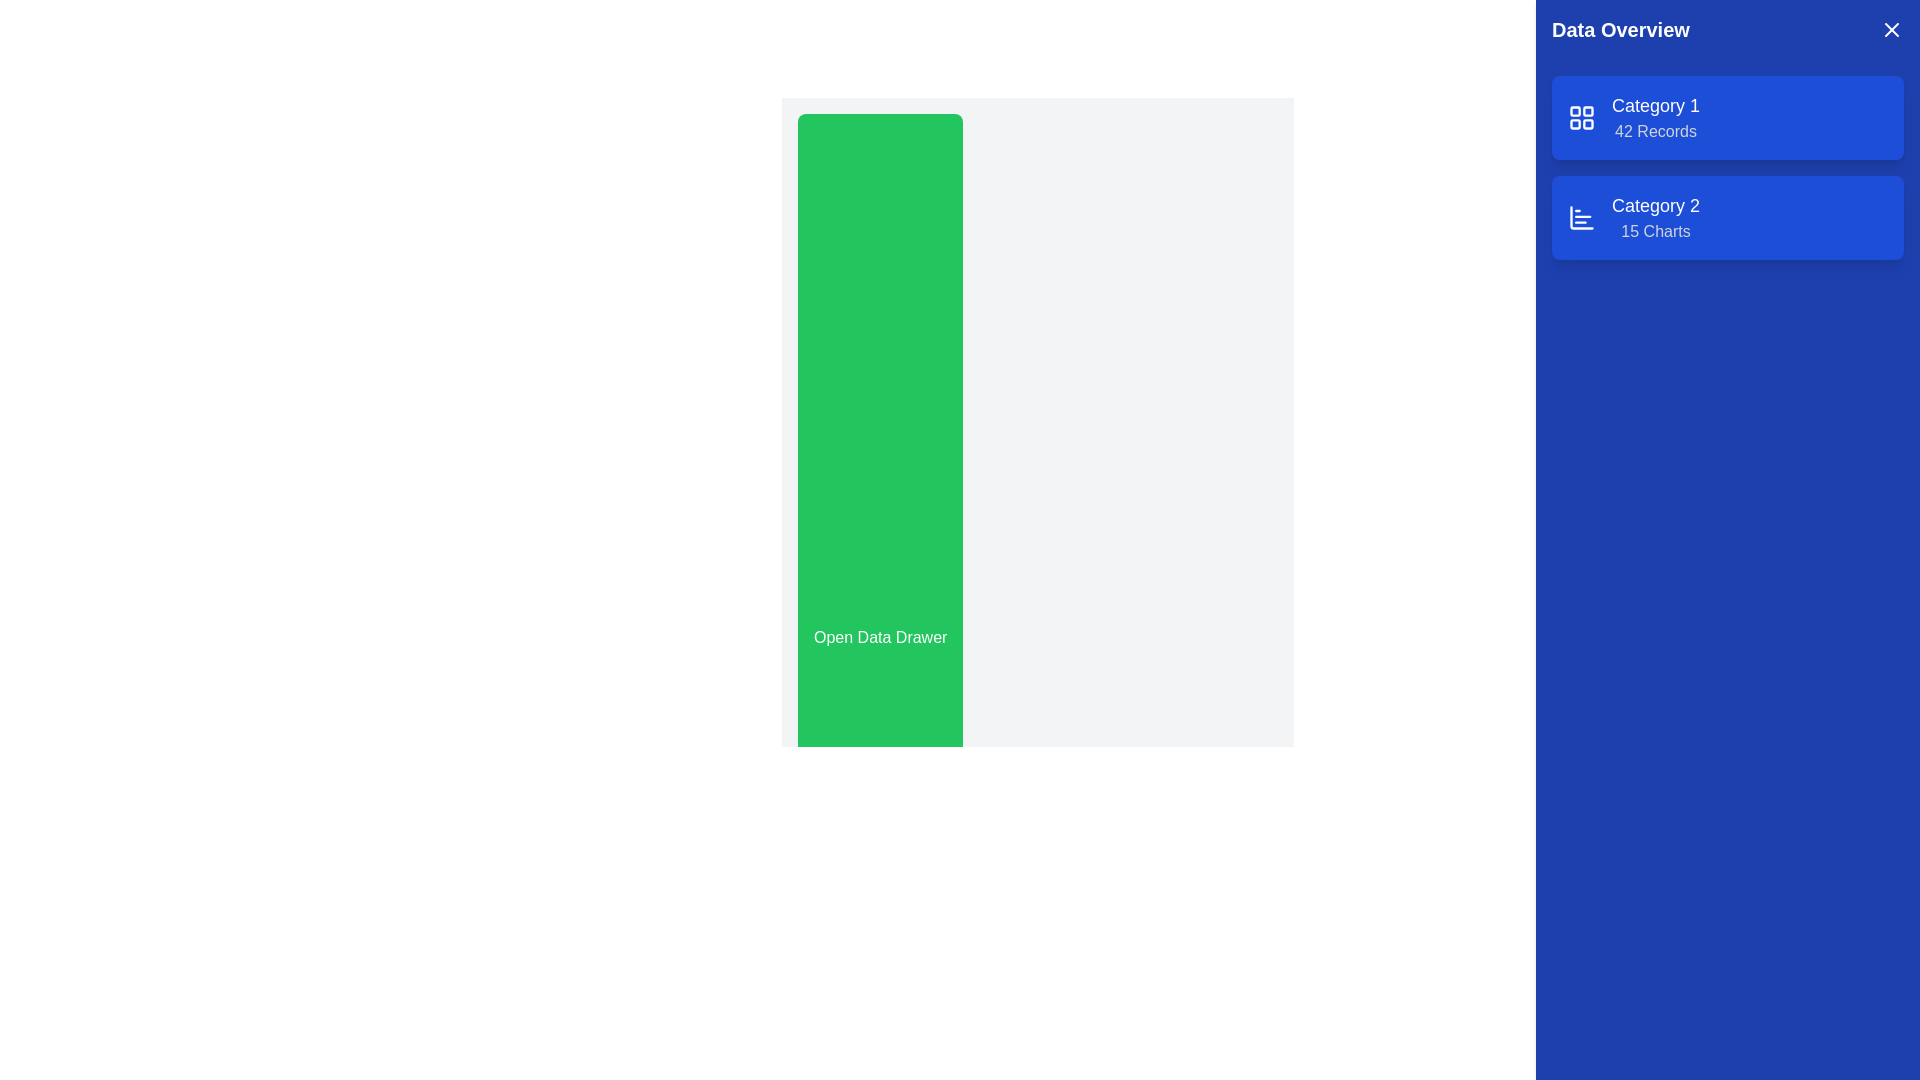 The image size is (1920, 1080). I want to click on the category item corresponding to Category 2, so click(1656, 218).